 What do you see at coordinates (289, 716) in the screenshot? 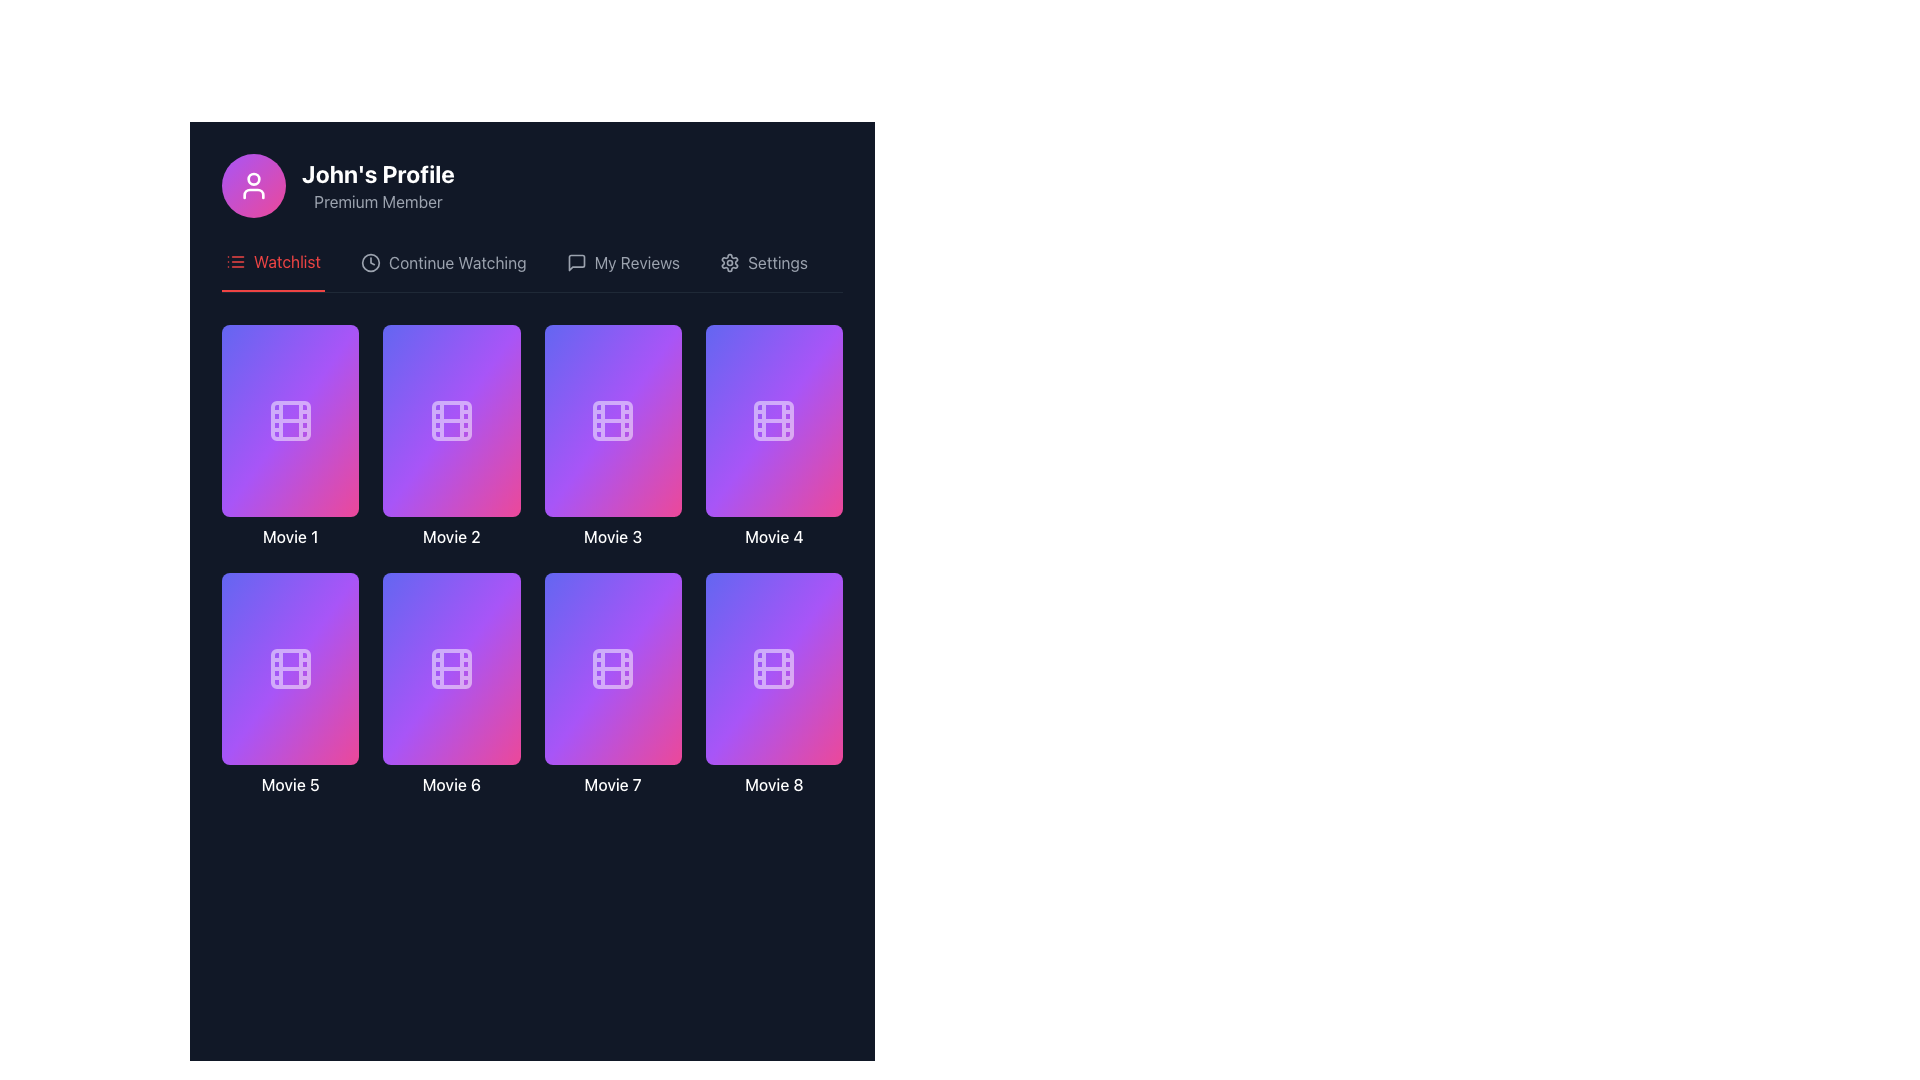
I see `the group of interactive buttons containing the heart and eye icons located at the bottom of the 'Movie 5' card` at bounding box center [289, 716].